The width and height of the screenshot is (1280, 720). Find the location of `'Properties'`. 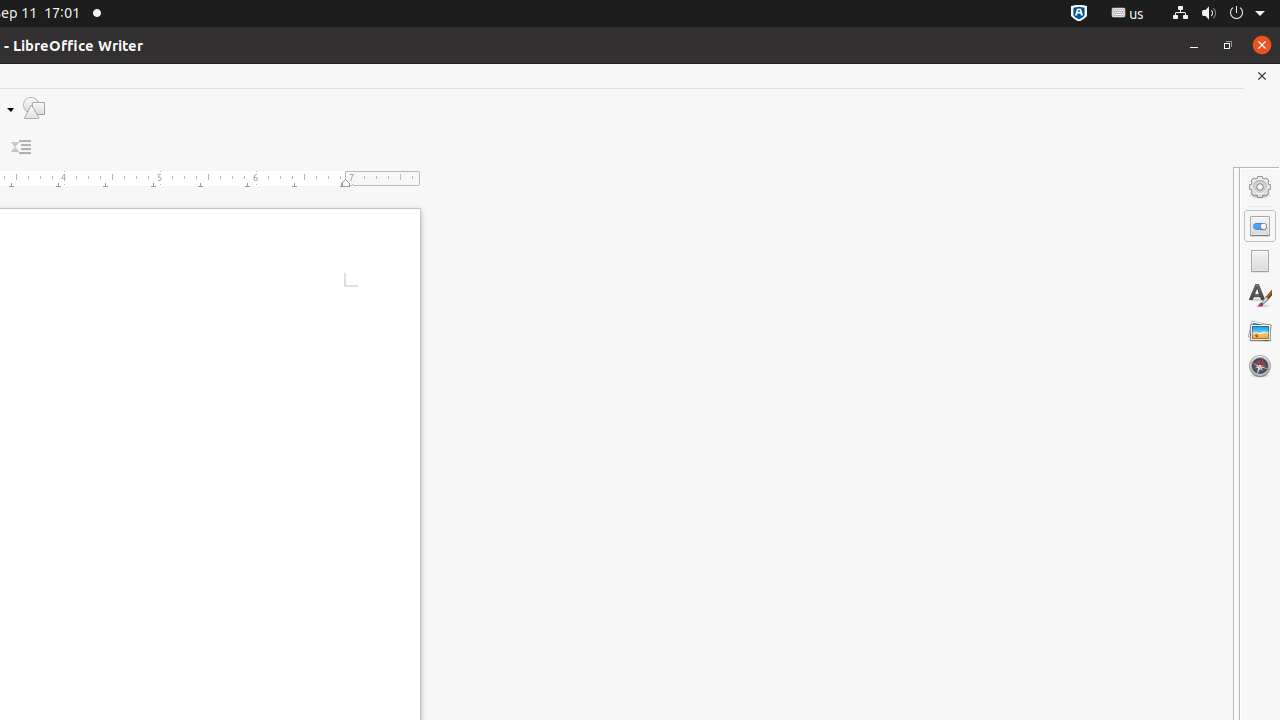

'Properties' is located at coordinates (1259, 225).